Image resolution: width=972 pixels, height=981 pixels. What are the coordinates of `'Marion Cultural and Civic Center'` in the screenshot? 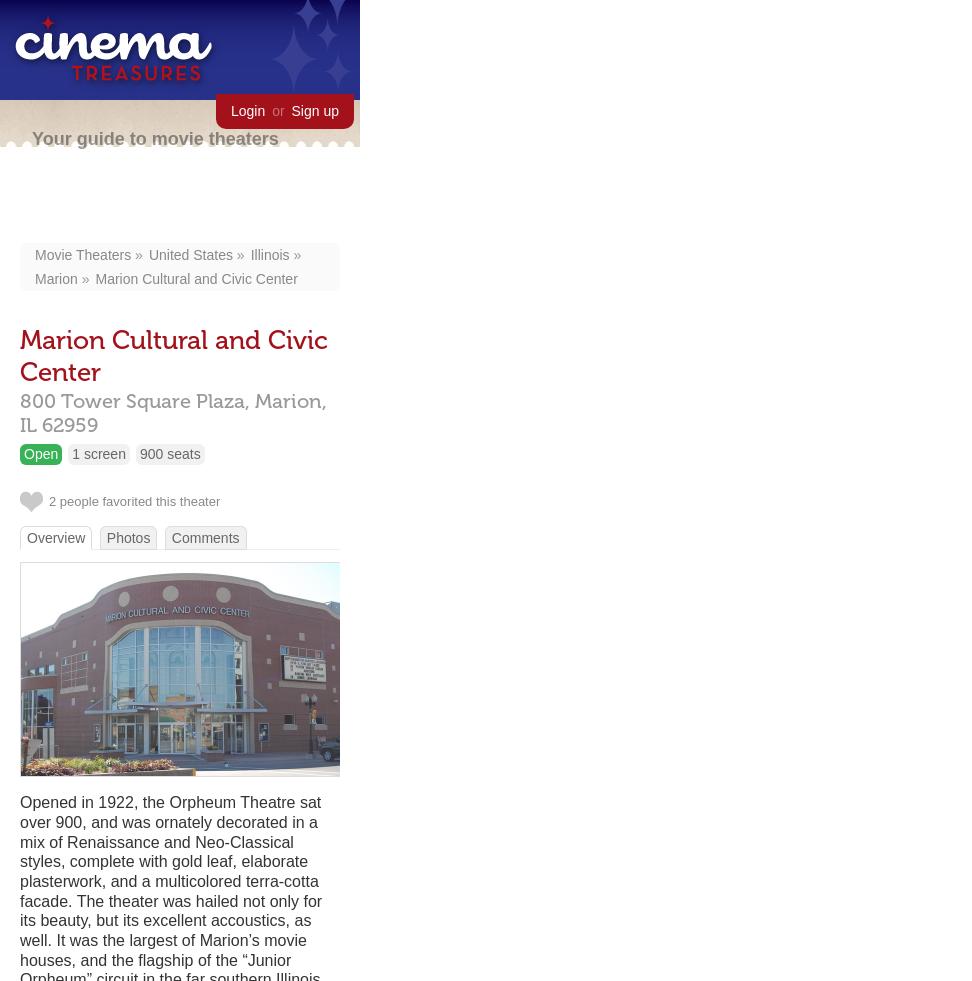 It's located at (20, 354).